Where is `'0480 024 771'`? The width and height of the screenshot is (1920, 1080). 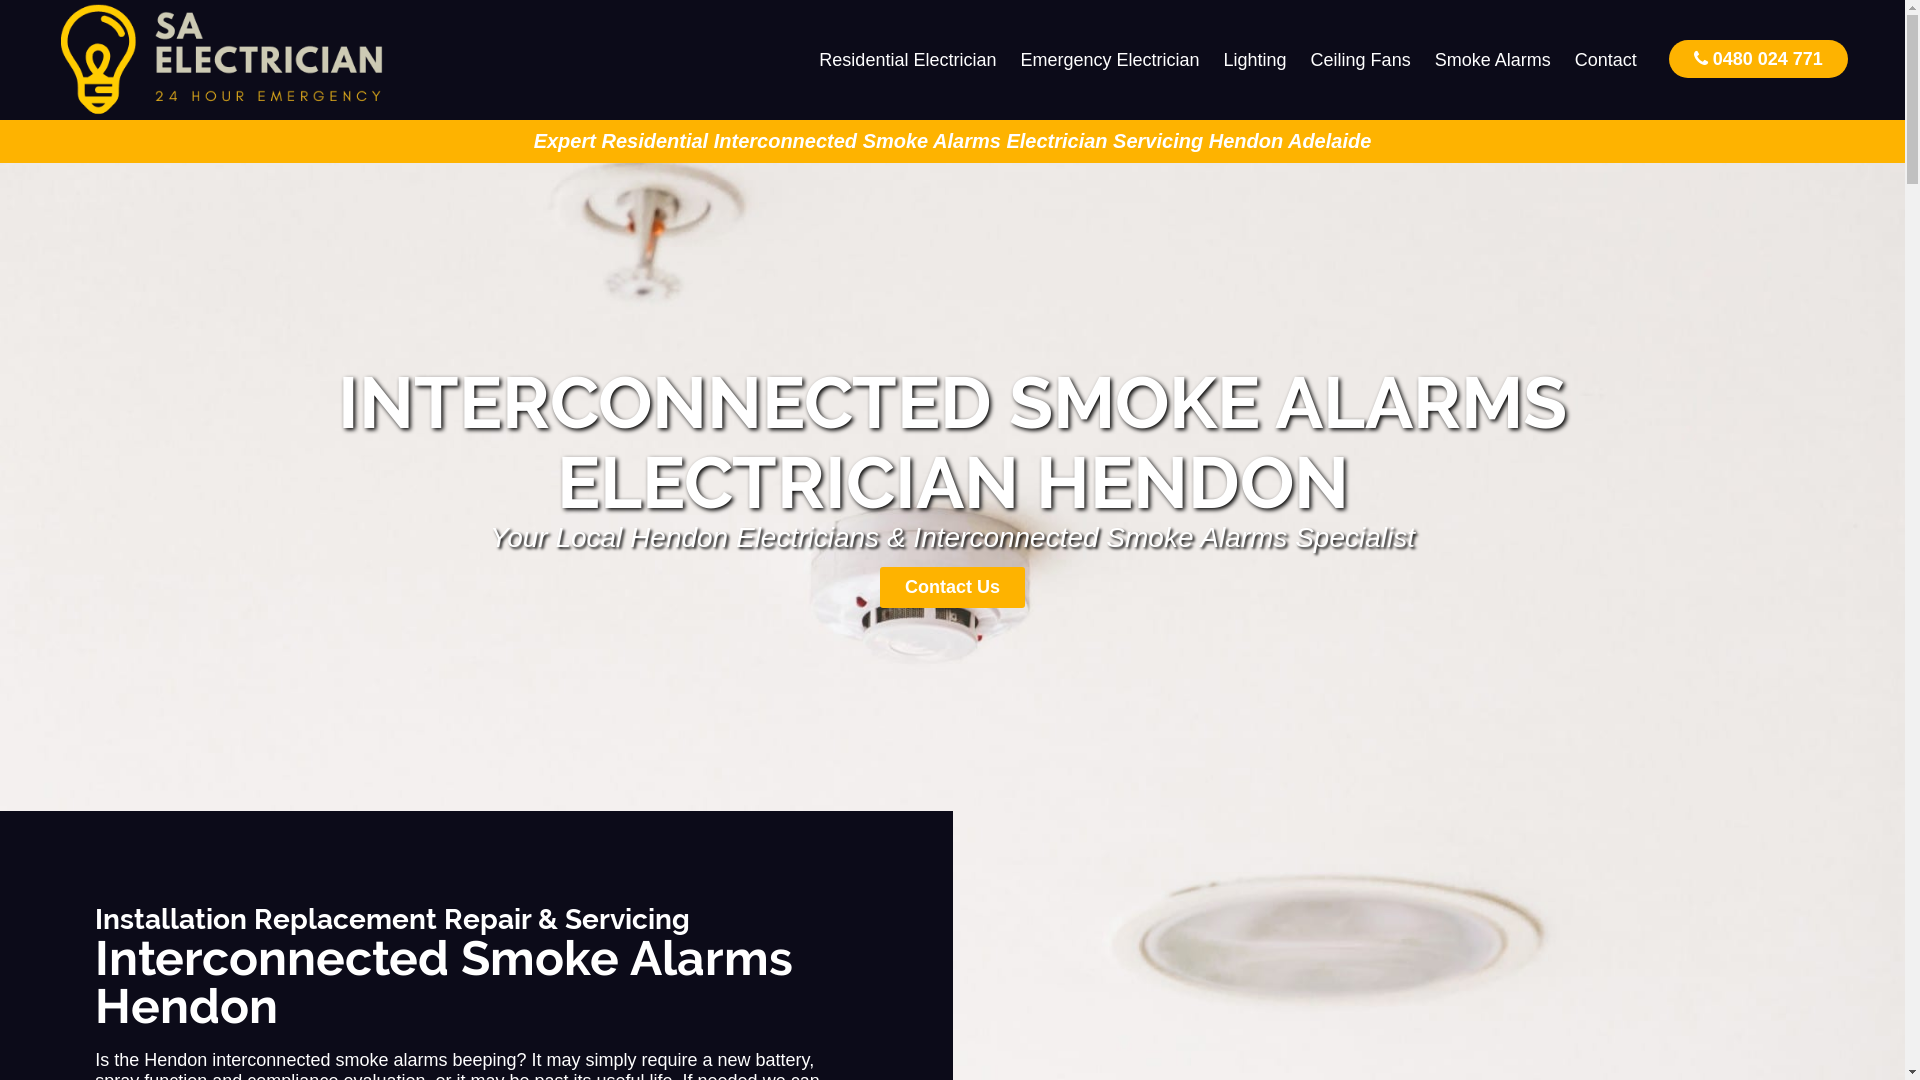 '0480 024 771' is located at coordinates (1669, 57).